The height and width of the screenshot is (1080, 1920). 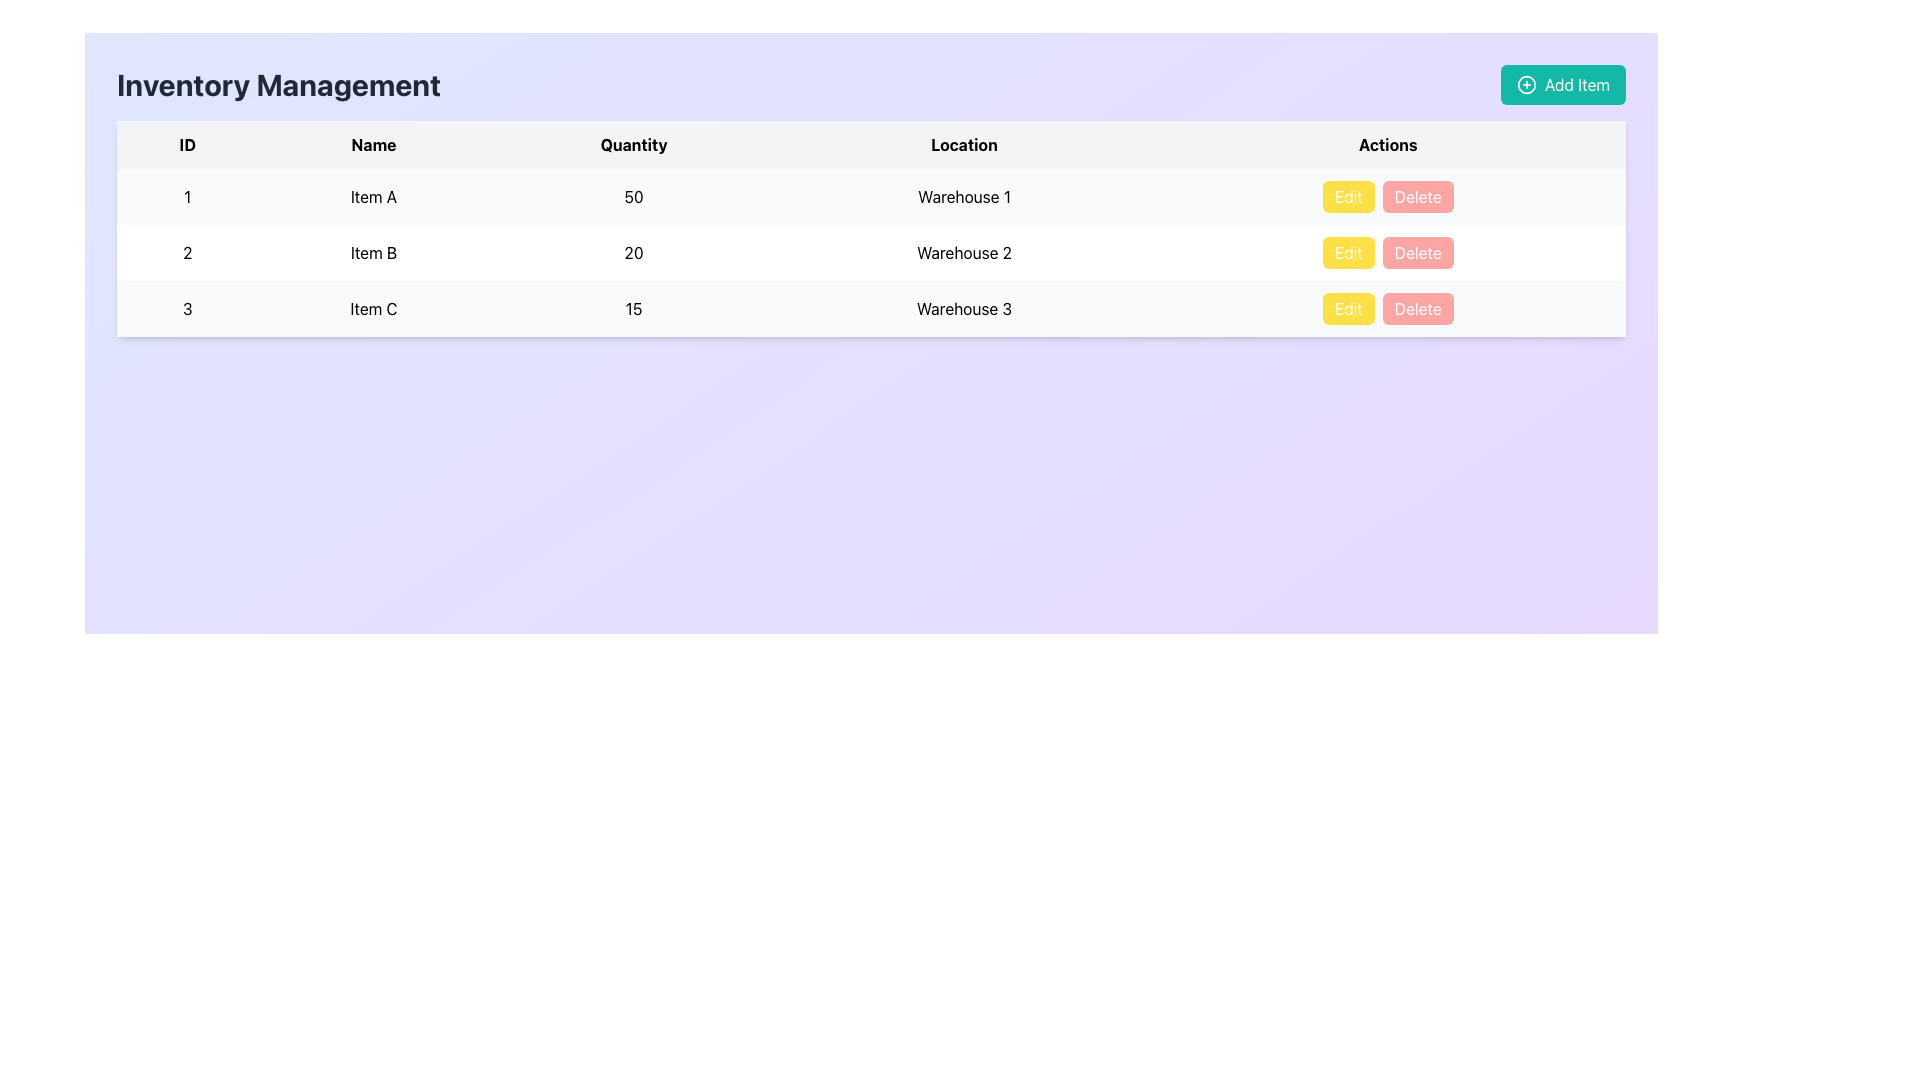 What do you see at coordinates (1387, 252) in the screenshot?
I see `the 'Delete' button in the Actions column associated with 'Item B'` at bounding box center [1387, 252].